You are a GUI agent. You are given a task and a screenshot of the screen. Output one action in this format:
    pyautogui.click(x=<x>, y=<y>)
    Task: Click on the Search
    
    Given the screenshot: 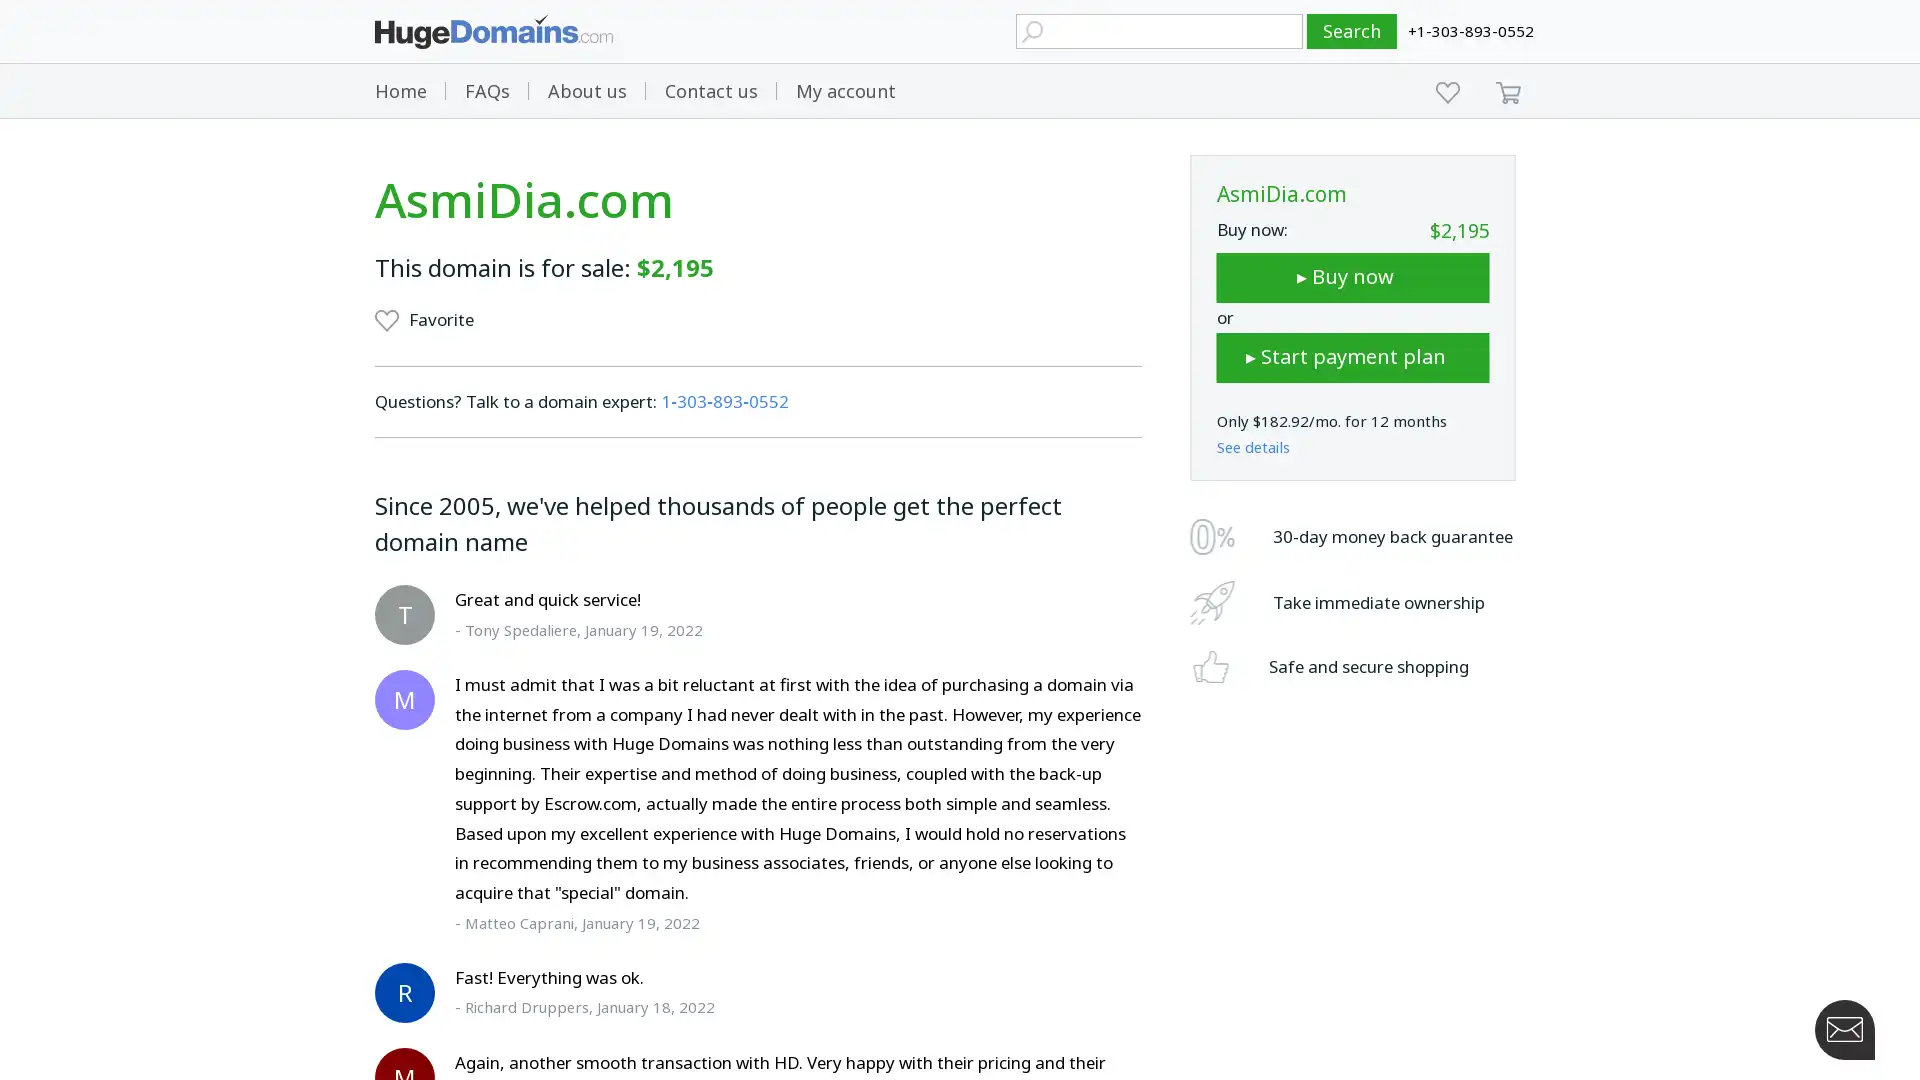 What is the action you would take?
    pyautogui.click(x=1352, y=31)
    